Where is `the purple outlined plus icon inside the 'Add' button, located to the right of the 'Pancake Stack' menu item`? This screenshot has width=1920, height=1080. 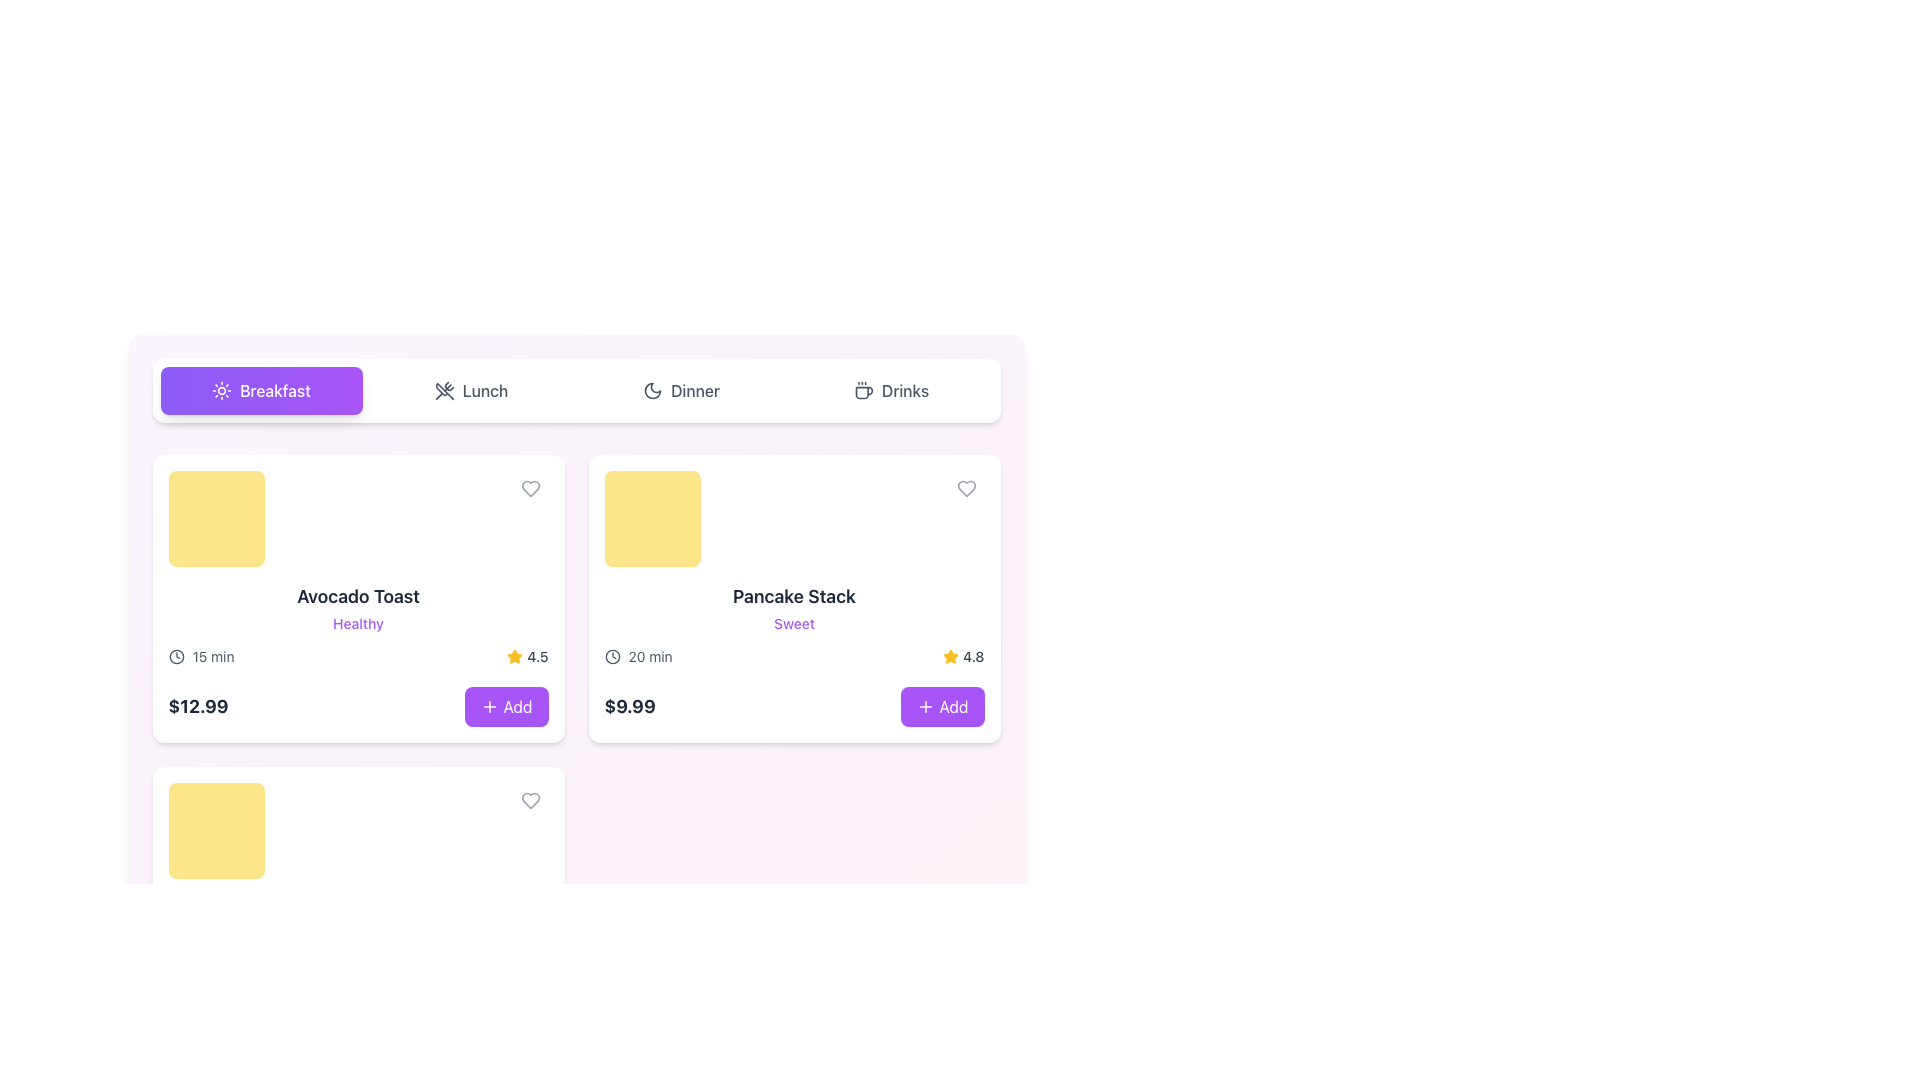 the purple outlined plus icon inside the 'Add' button, located to the right of the 'Pancake Stack' menu item is located at coordinates (925, 705).